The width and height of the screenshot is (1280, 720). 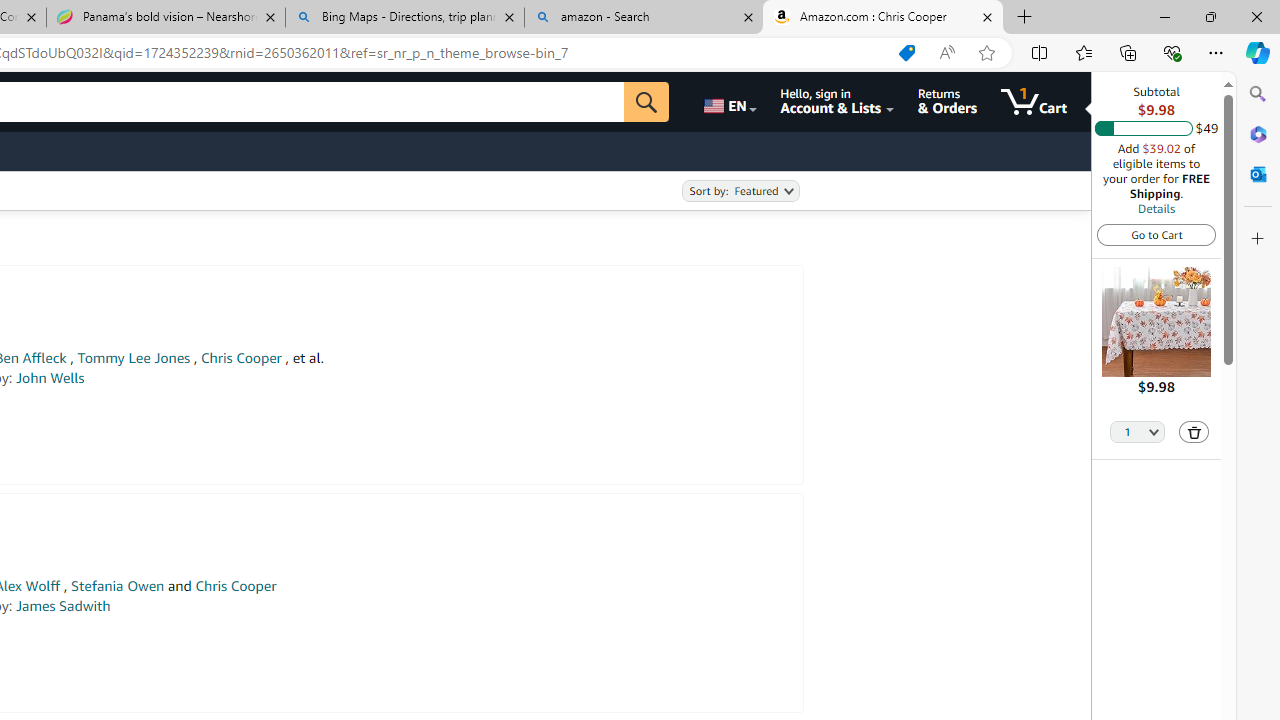 What do you see at coordinates (132, 357) in the screenshot?
I see `'Tommy Lee Jones'` at bounding box center [132, 357].